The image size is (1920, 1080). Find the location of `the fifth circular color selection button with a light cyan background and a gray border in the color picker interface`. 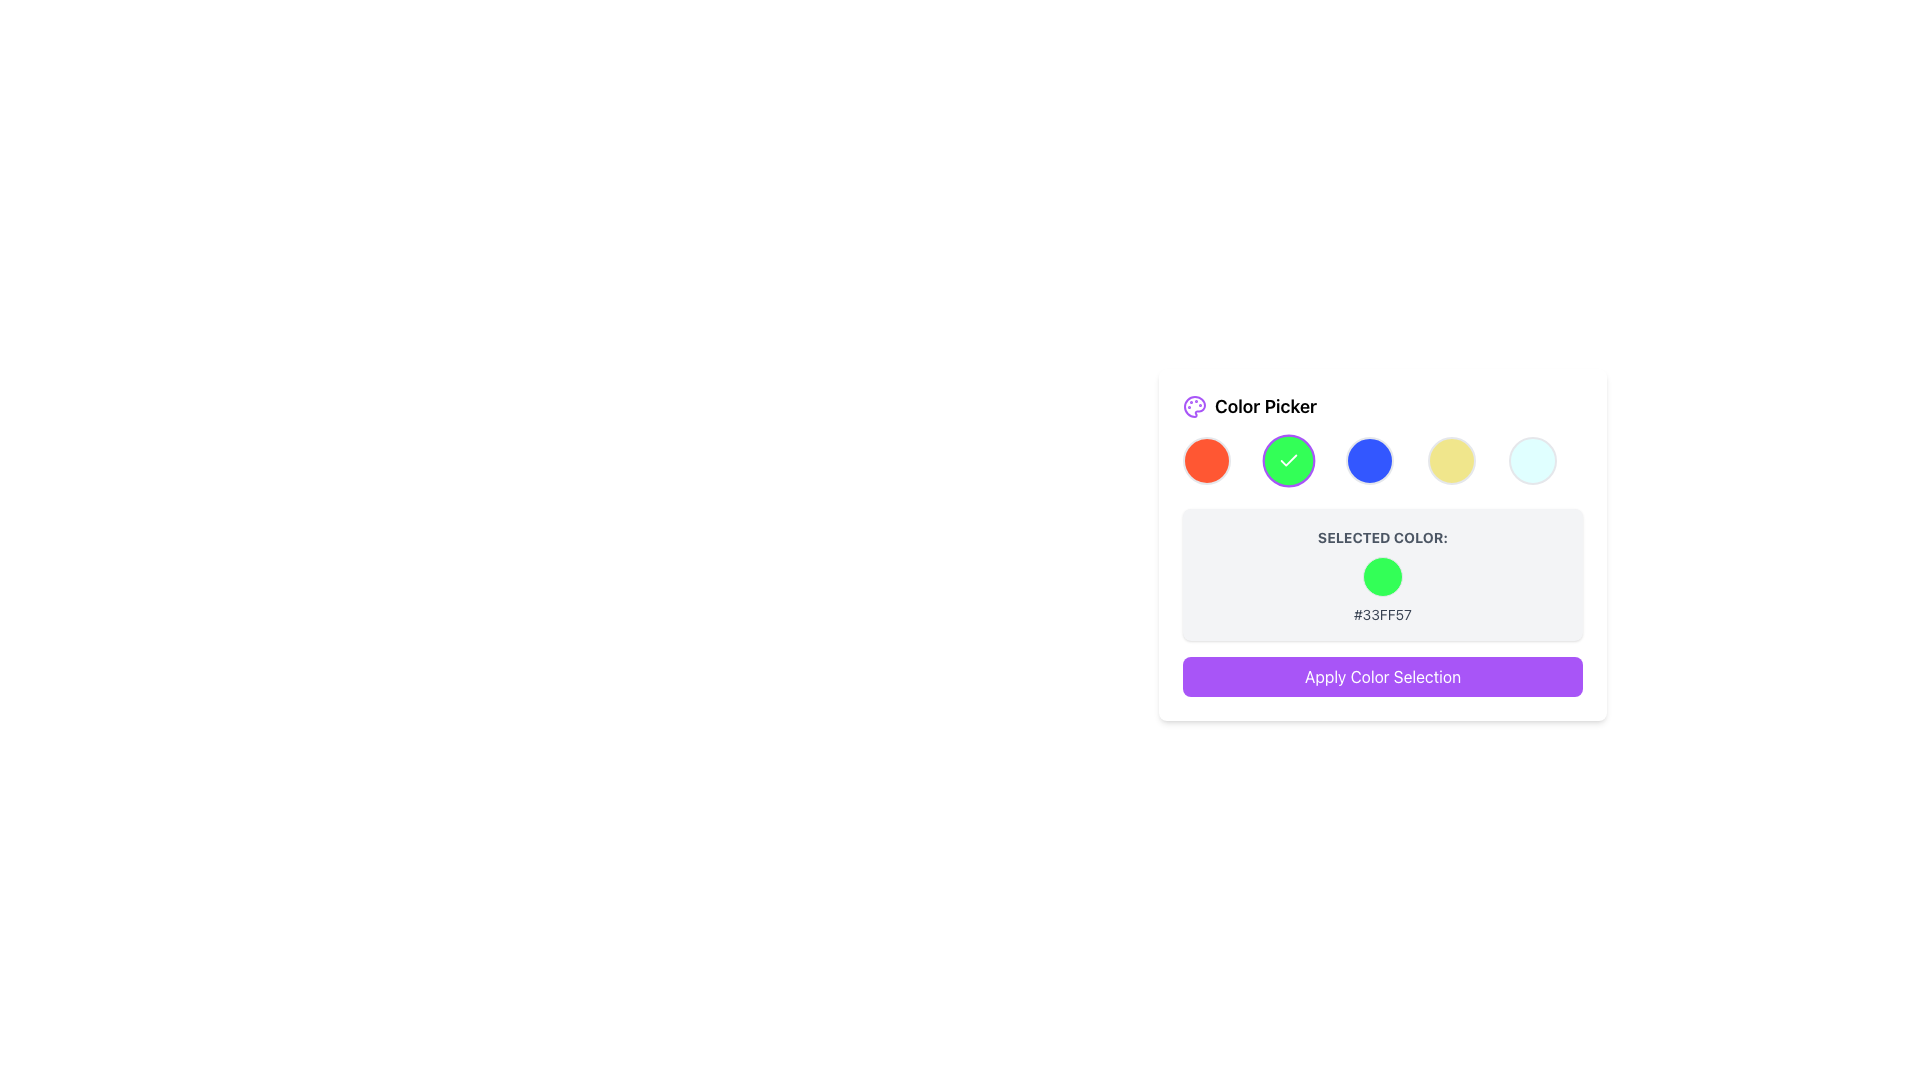

the fifth circular color selection button with a light cyan background and a gray border in the color picker interface is located at coordinates (1532, 461).